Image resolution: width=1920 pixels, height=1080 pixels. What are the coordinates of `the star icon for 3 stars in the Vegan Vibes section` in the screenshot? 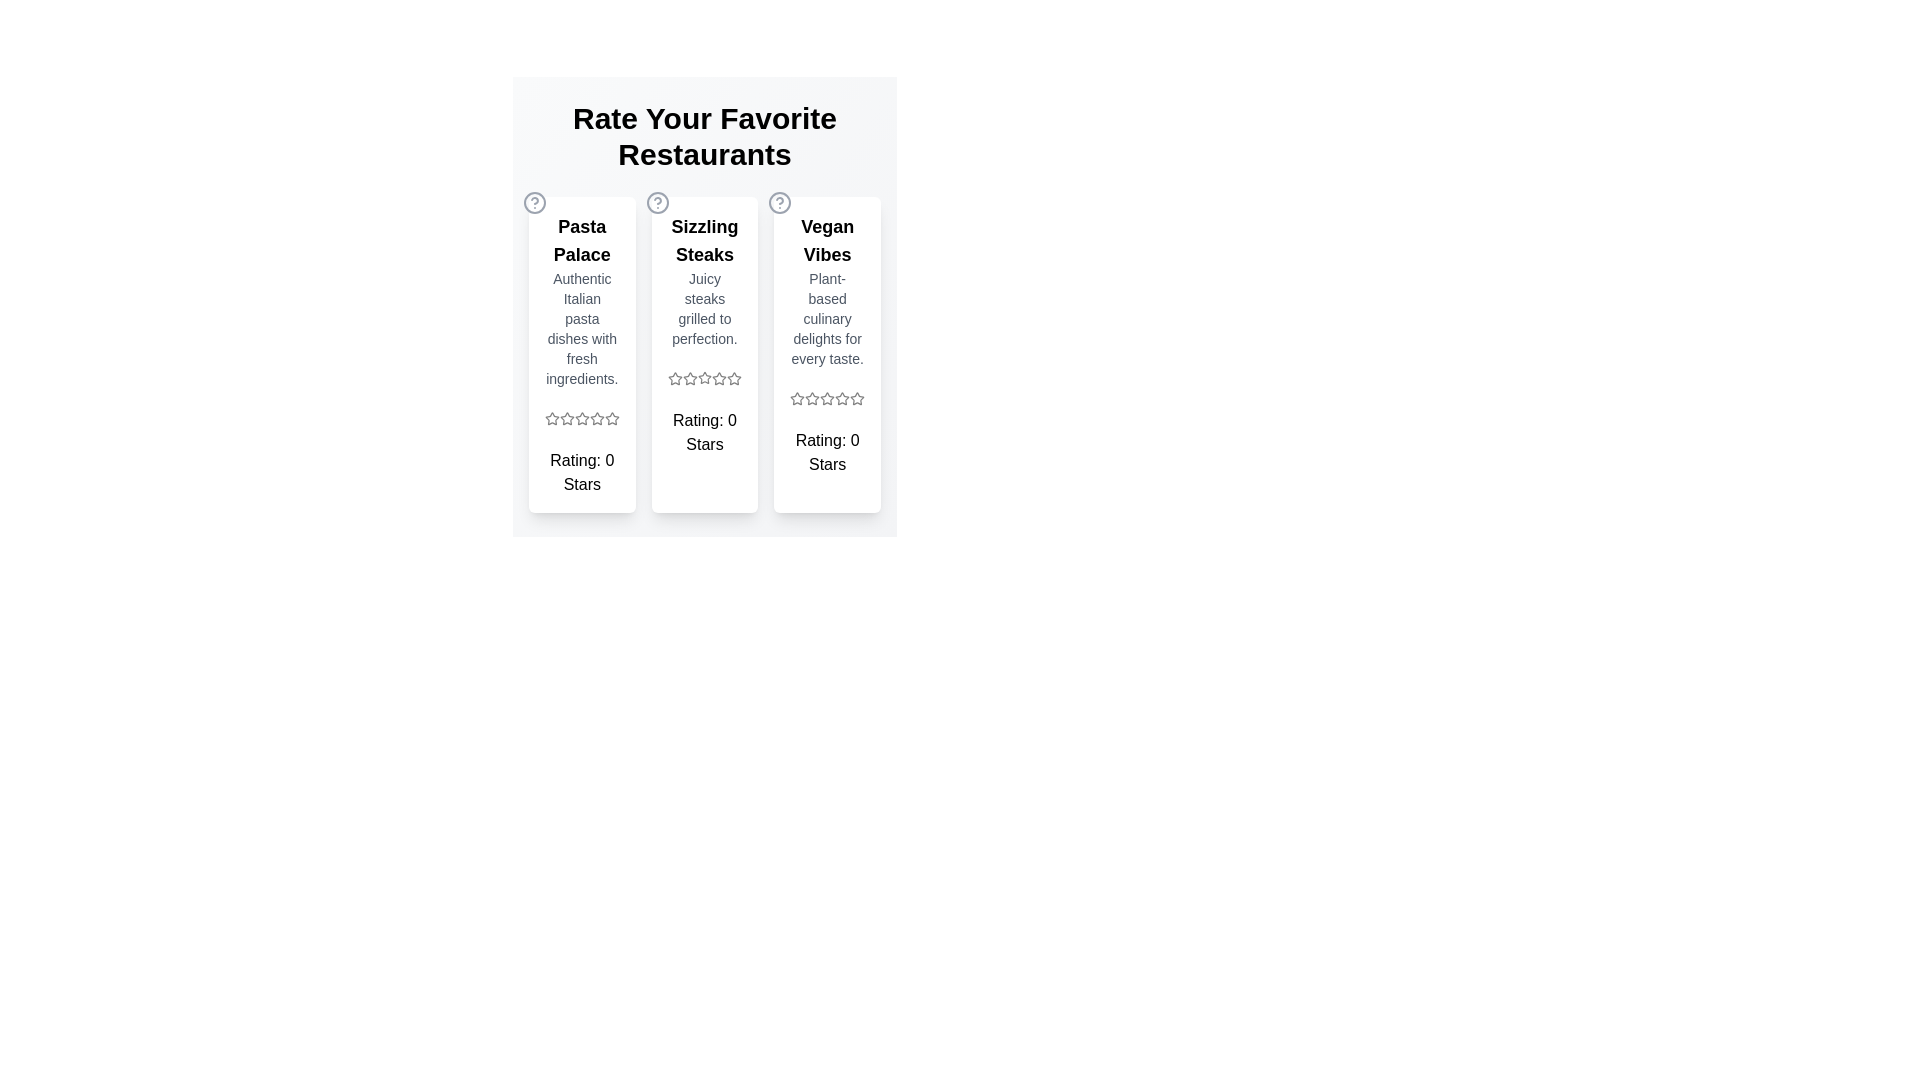 It's located at (828, 398).